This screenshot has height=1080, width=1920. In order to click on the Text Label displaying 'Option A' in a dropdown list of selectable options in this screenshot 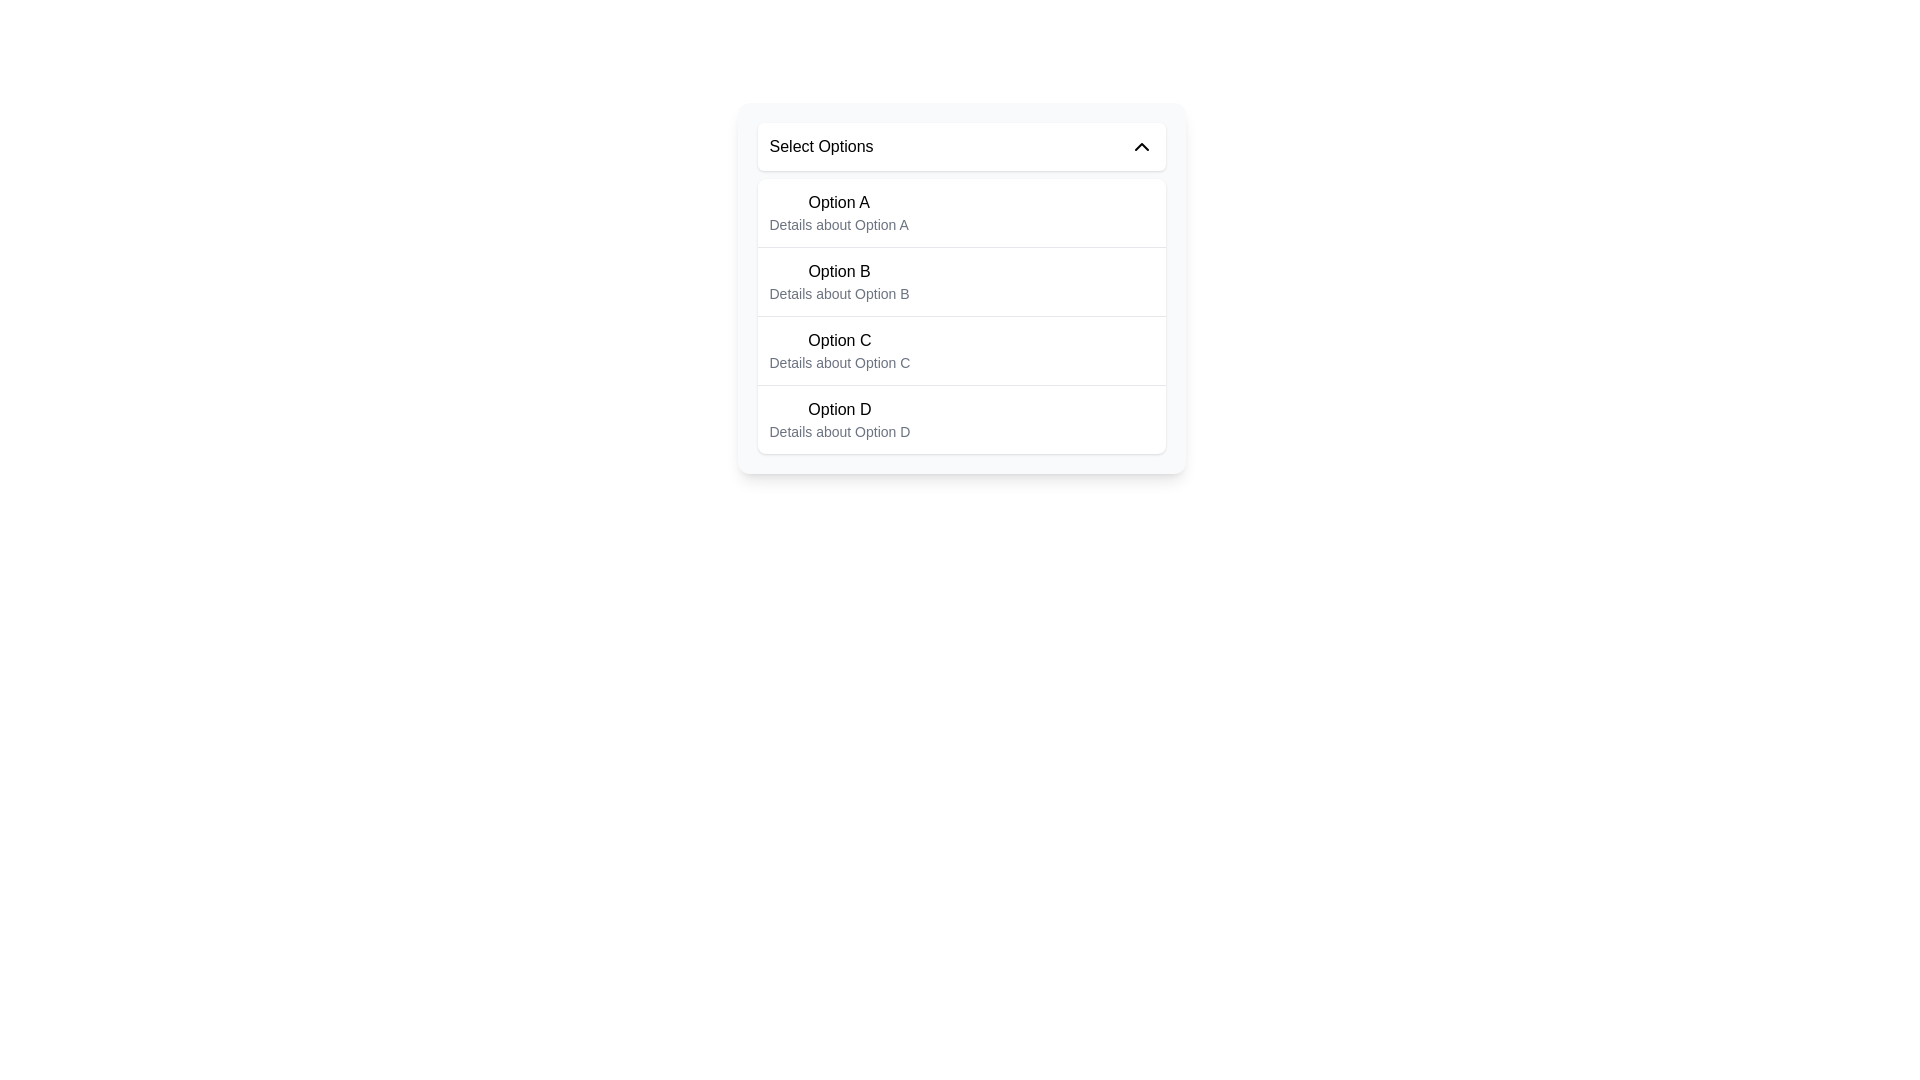, I will do `click(839, 203)`.